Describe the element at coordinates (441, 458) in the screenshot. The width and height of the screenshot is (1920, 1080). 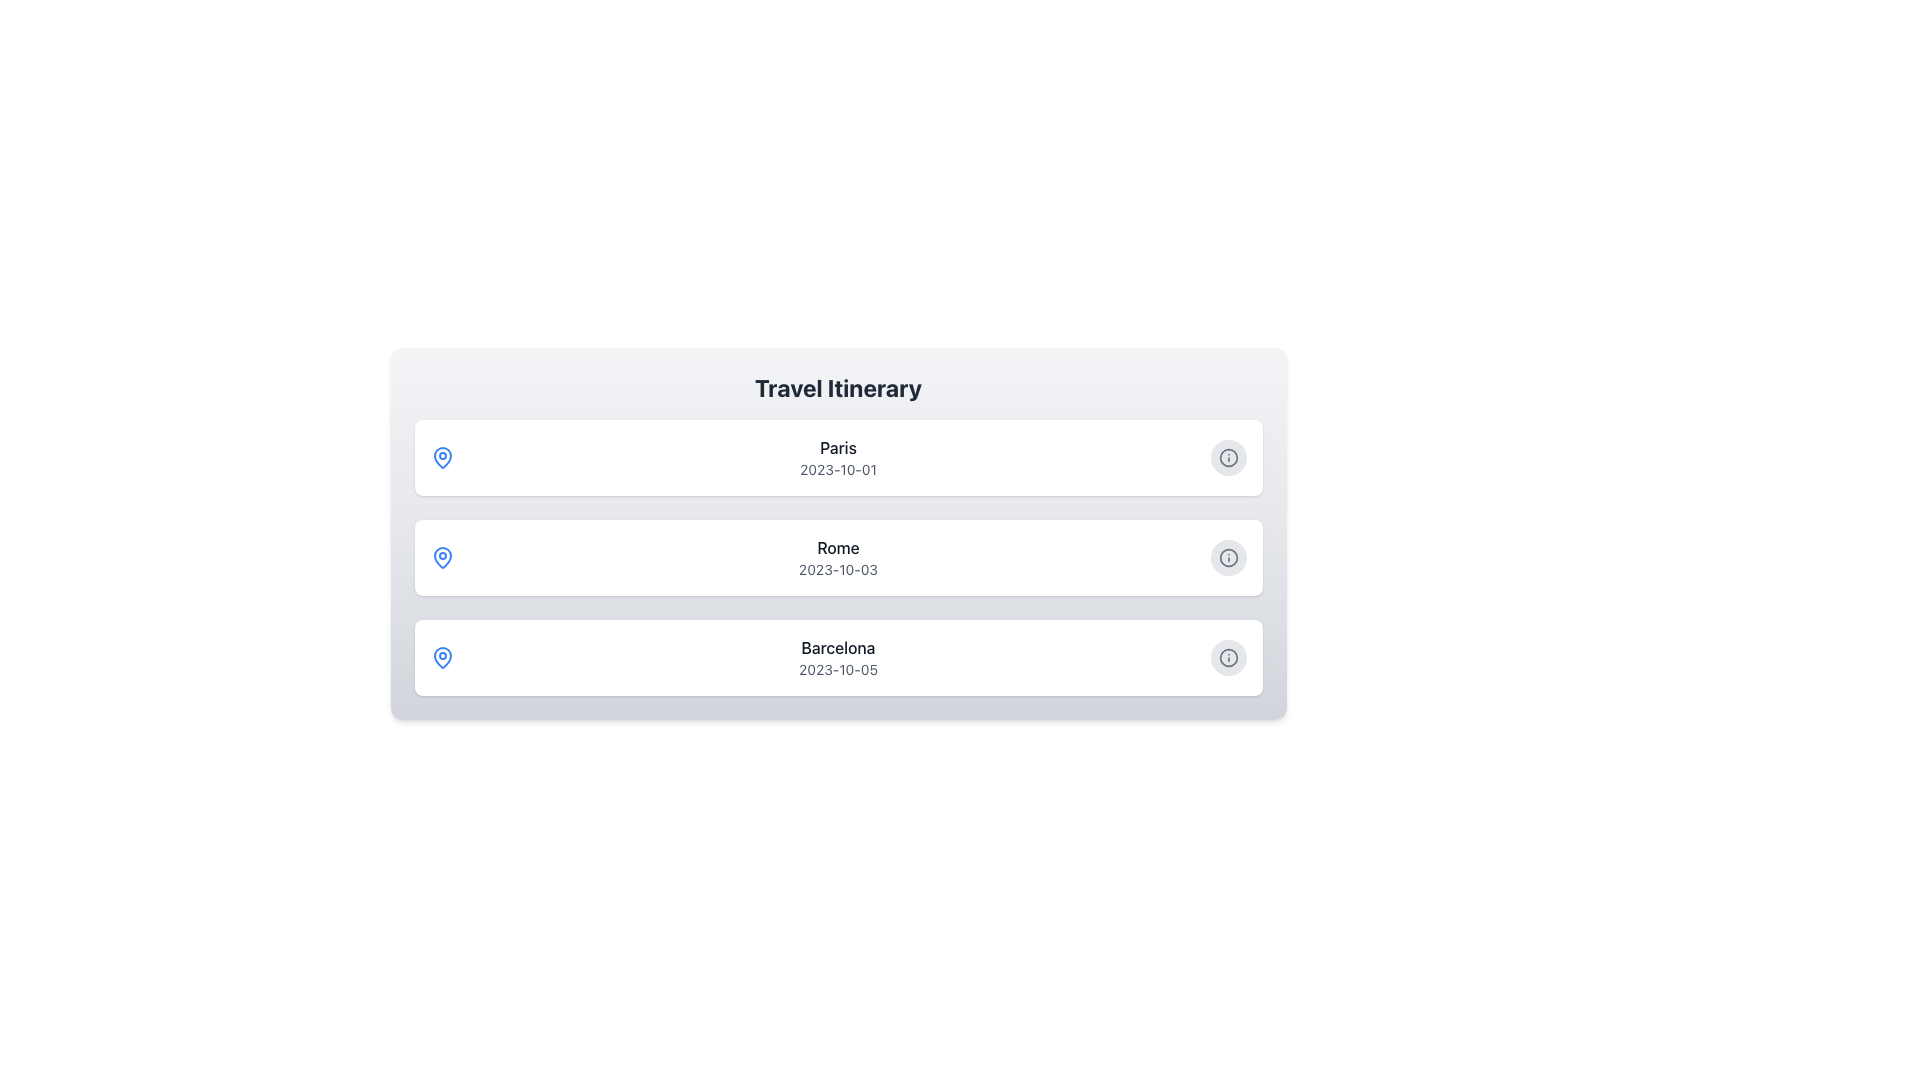
I see `the graphical icon located in the first row of the 'Travel Itinerary' list, positioned to the left of the 'Paris' text label` at that location.